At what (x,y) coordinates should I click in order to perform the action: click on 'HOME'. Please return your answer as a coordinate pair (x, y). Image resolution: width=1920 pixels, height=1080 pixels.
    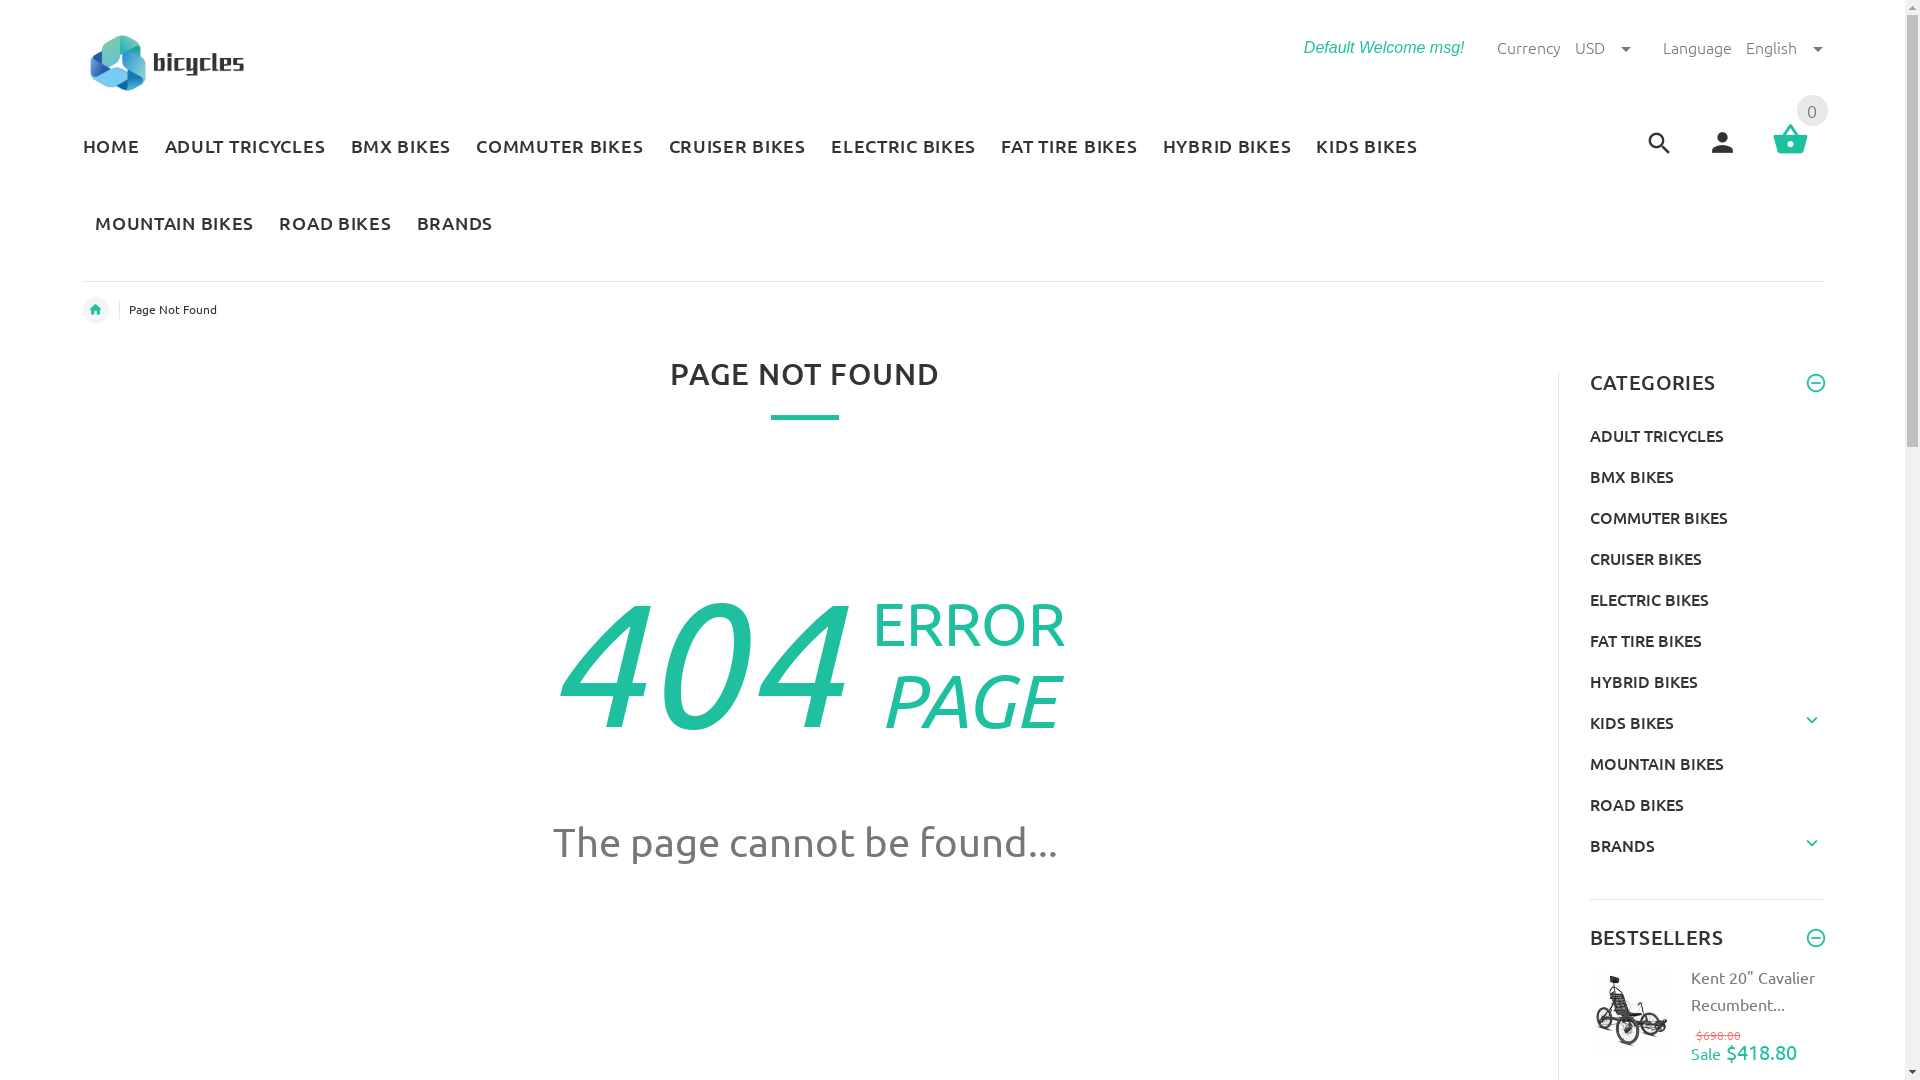
    Looking at the image, I should click on (115, 146).